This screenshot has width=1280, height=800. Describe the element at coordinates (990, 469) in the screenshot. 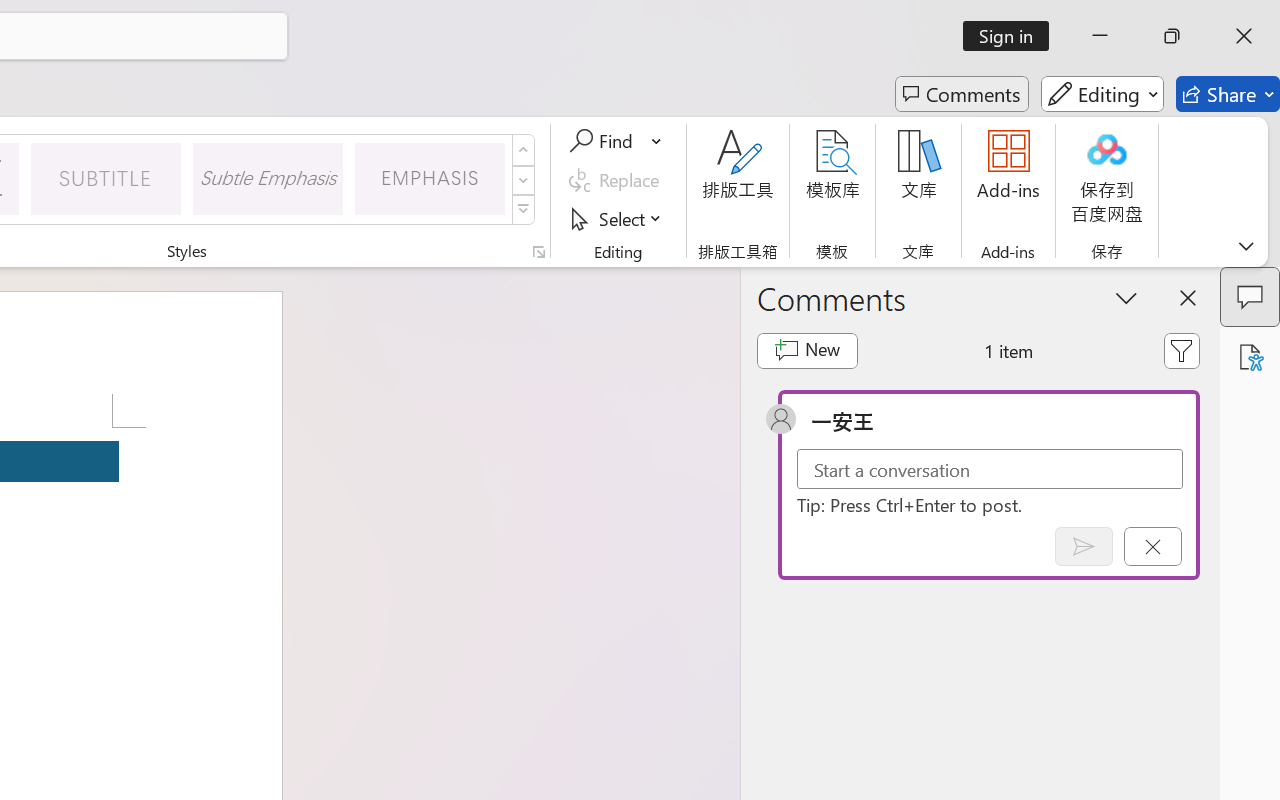

I see `'Start a conversation'` at that location.